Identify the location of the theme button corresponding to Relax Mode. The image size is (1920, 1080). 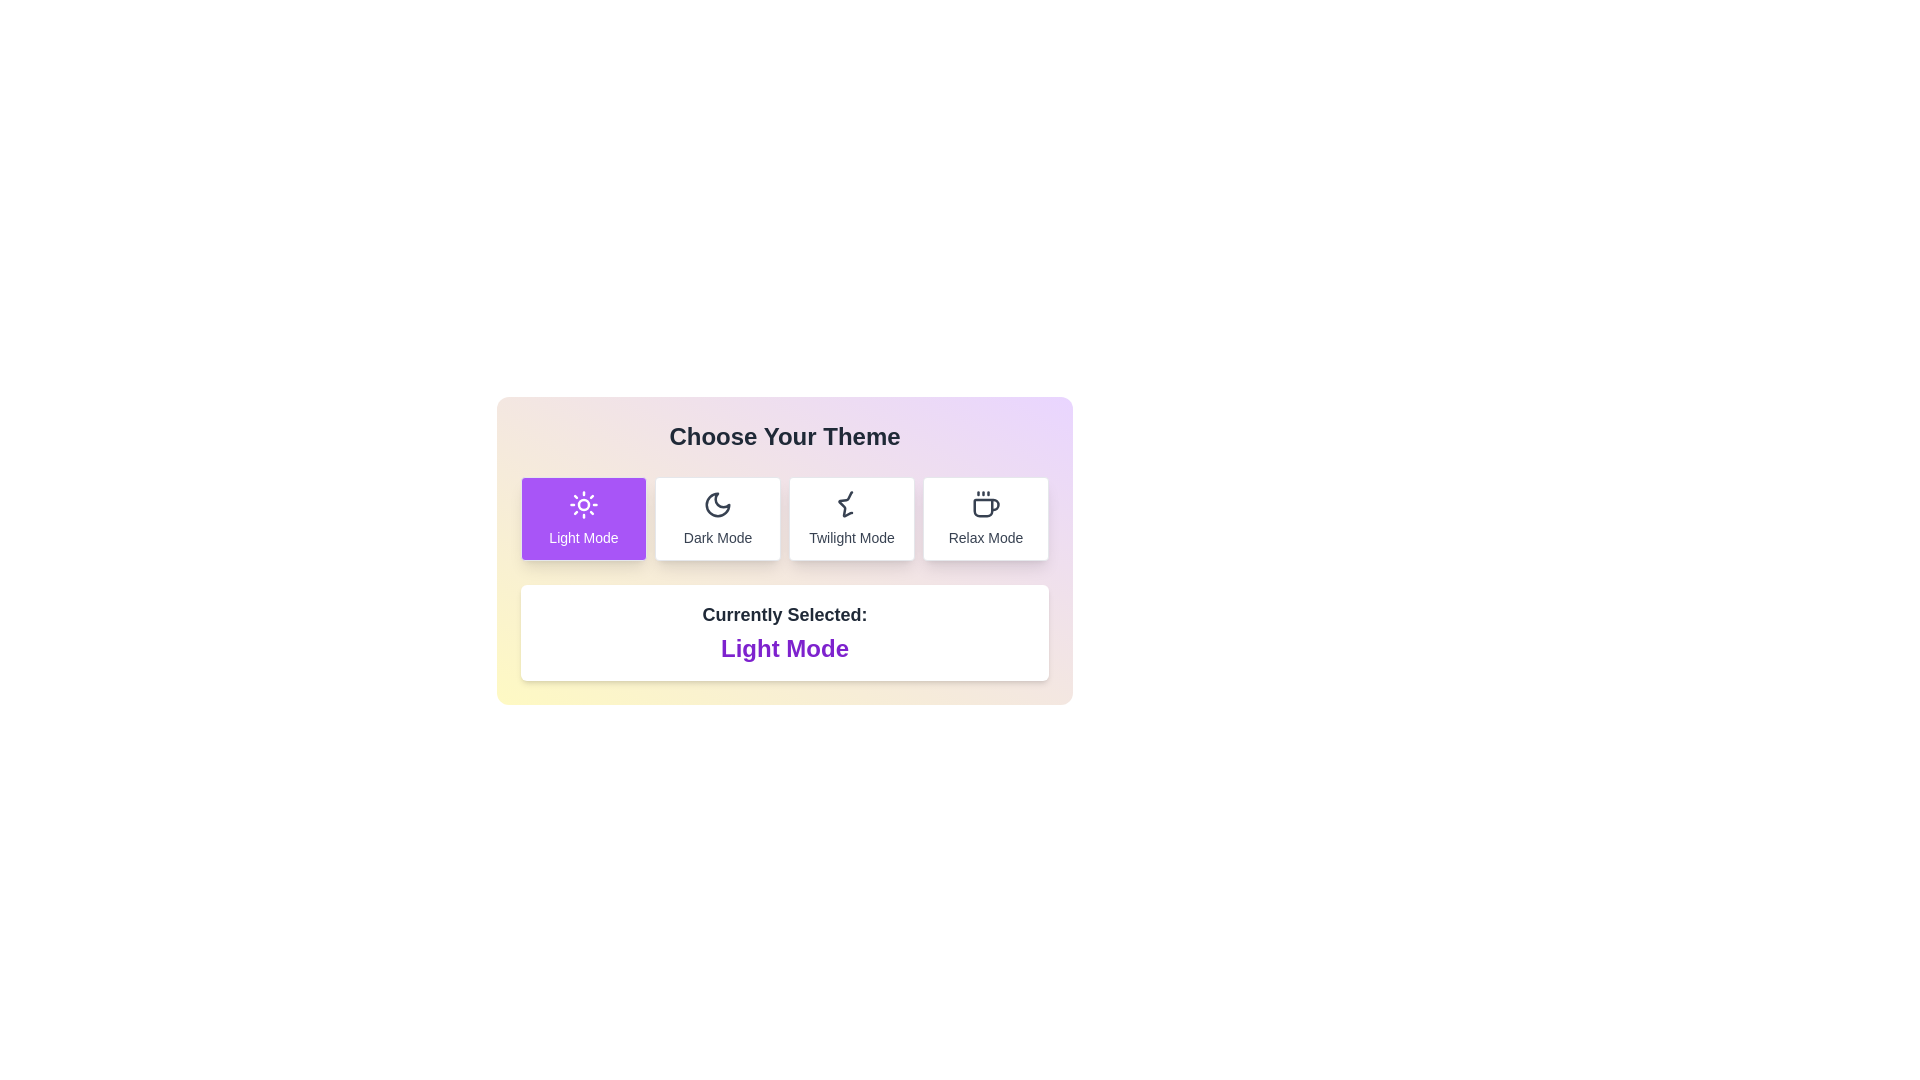
(985, 518).